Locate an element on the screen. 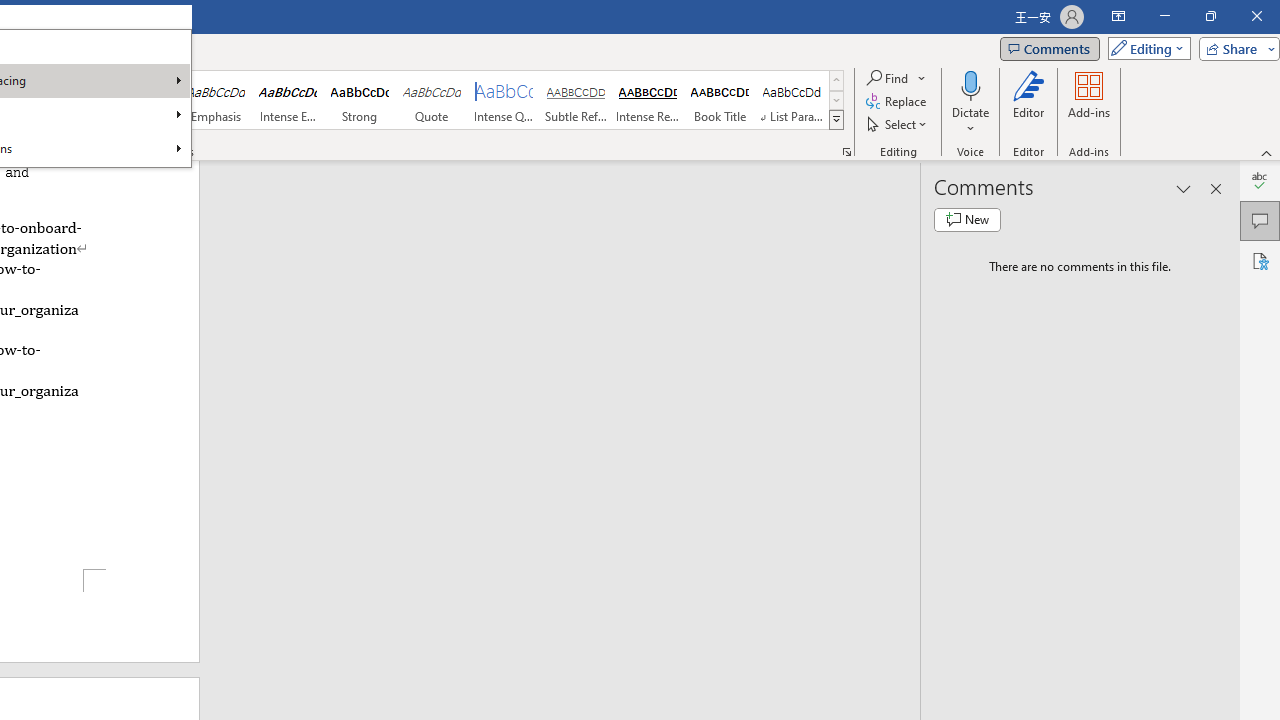 This screenshot has height=720, width=1280. 'Quote' is located at coordinates (431, 100).